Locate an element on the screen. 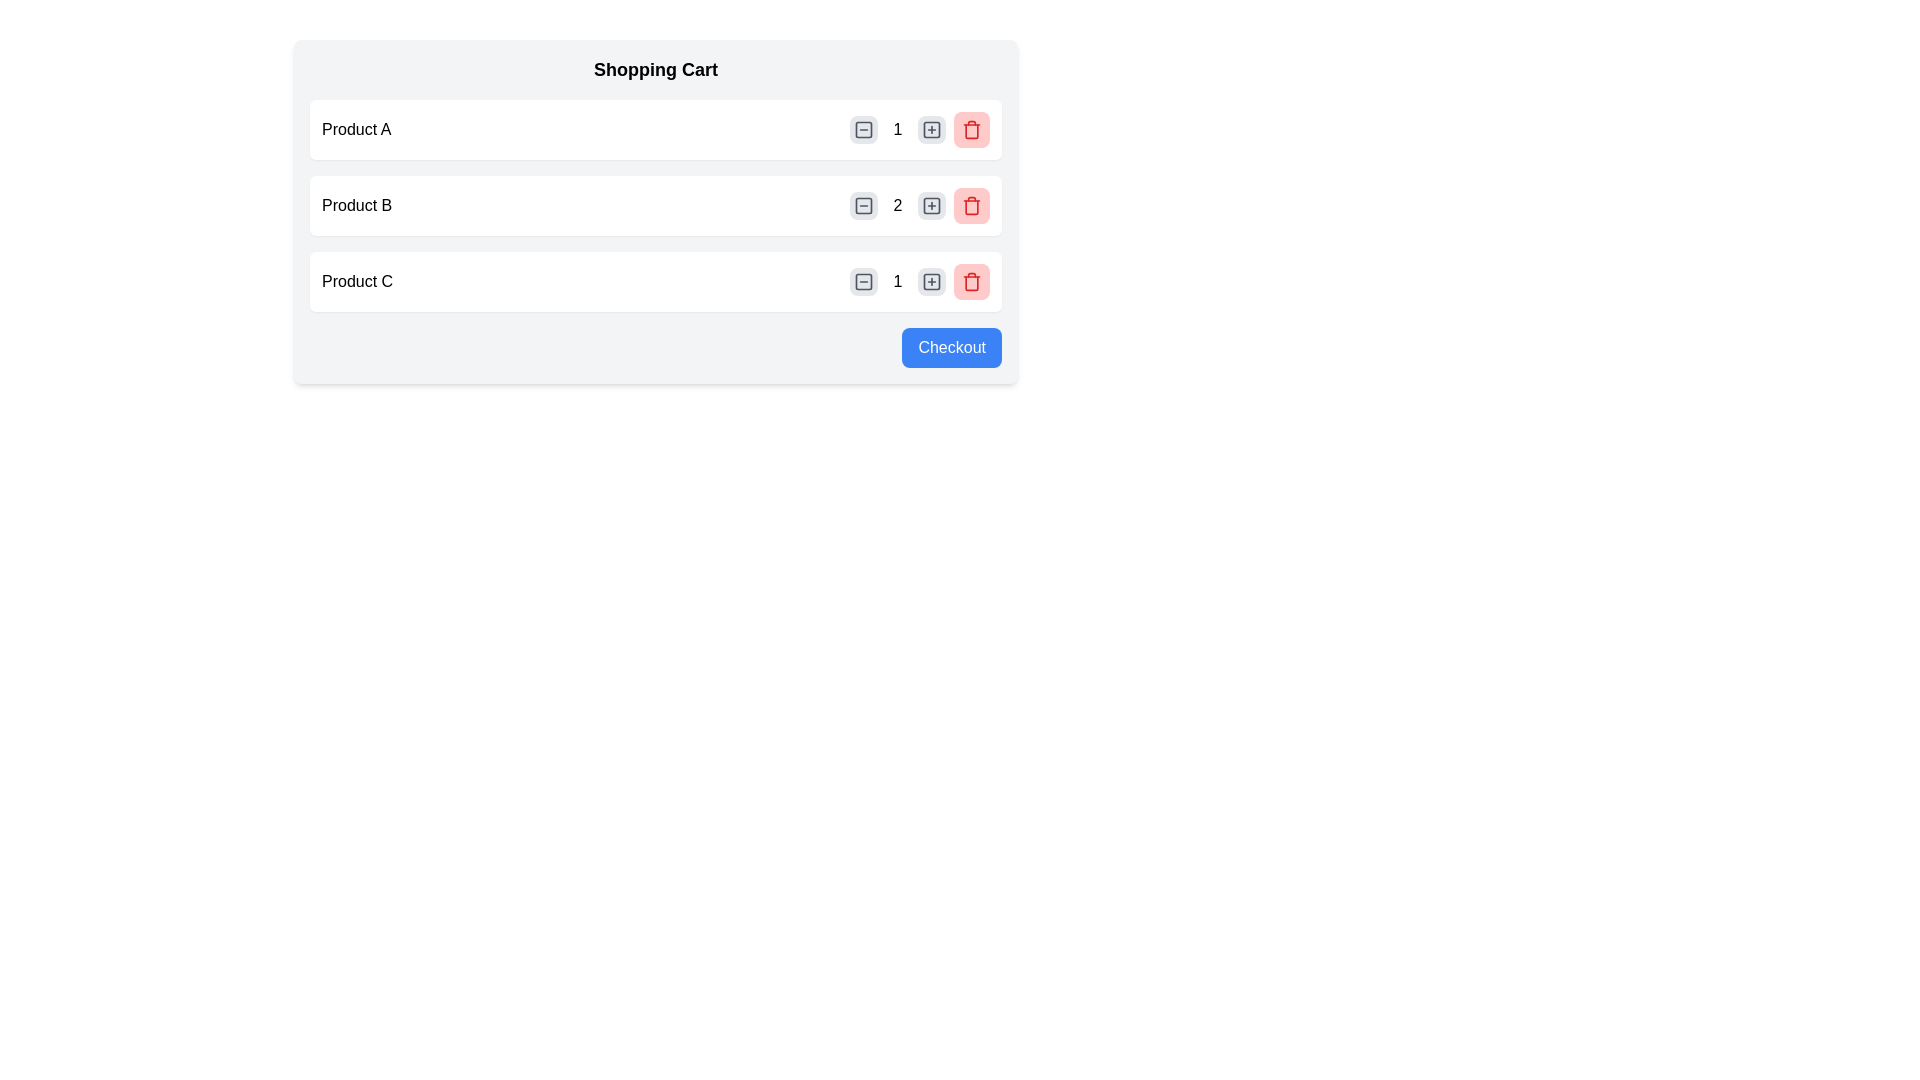 The image size is (1920, 1080). the text label displaying 'Product B' located centrally on the left side of the shopping cart interface is located at coordinates (357, 205).